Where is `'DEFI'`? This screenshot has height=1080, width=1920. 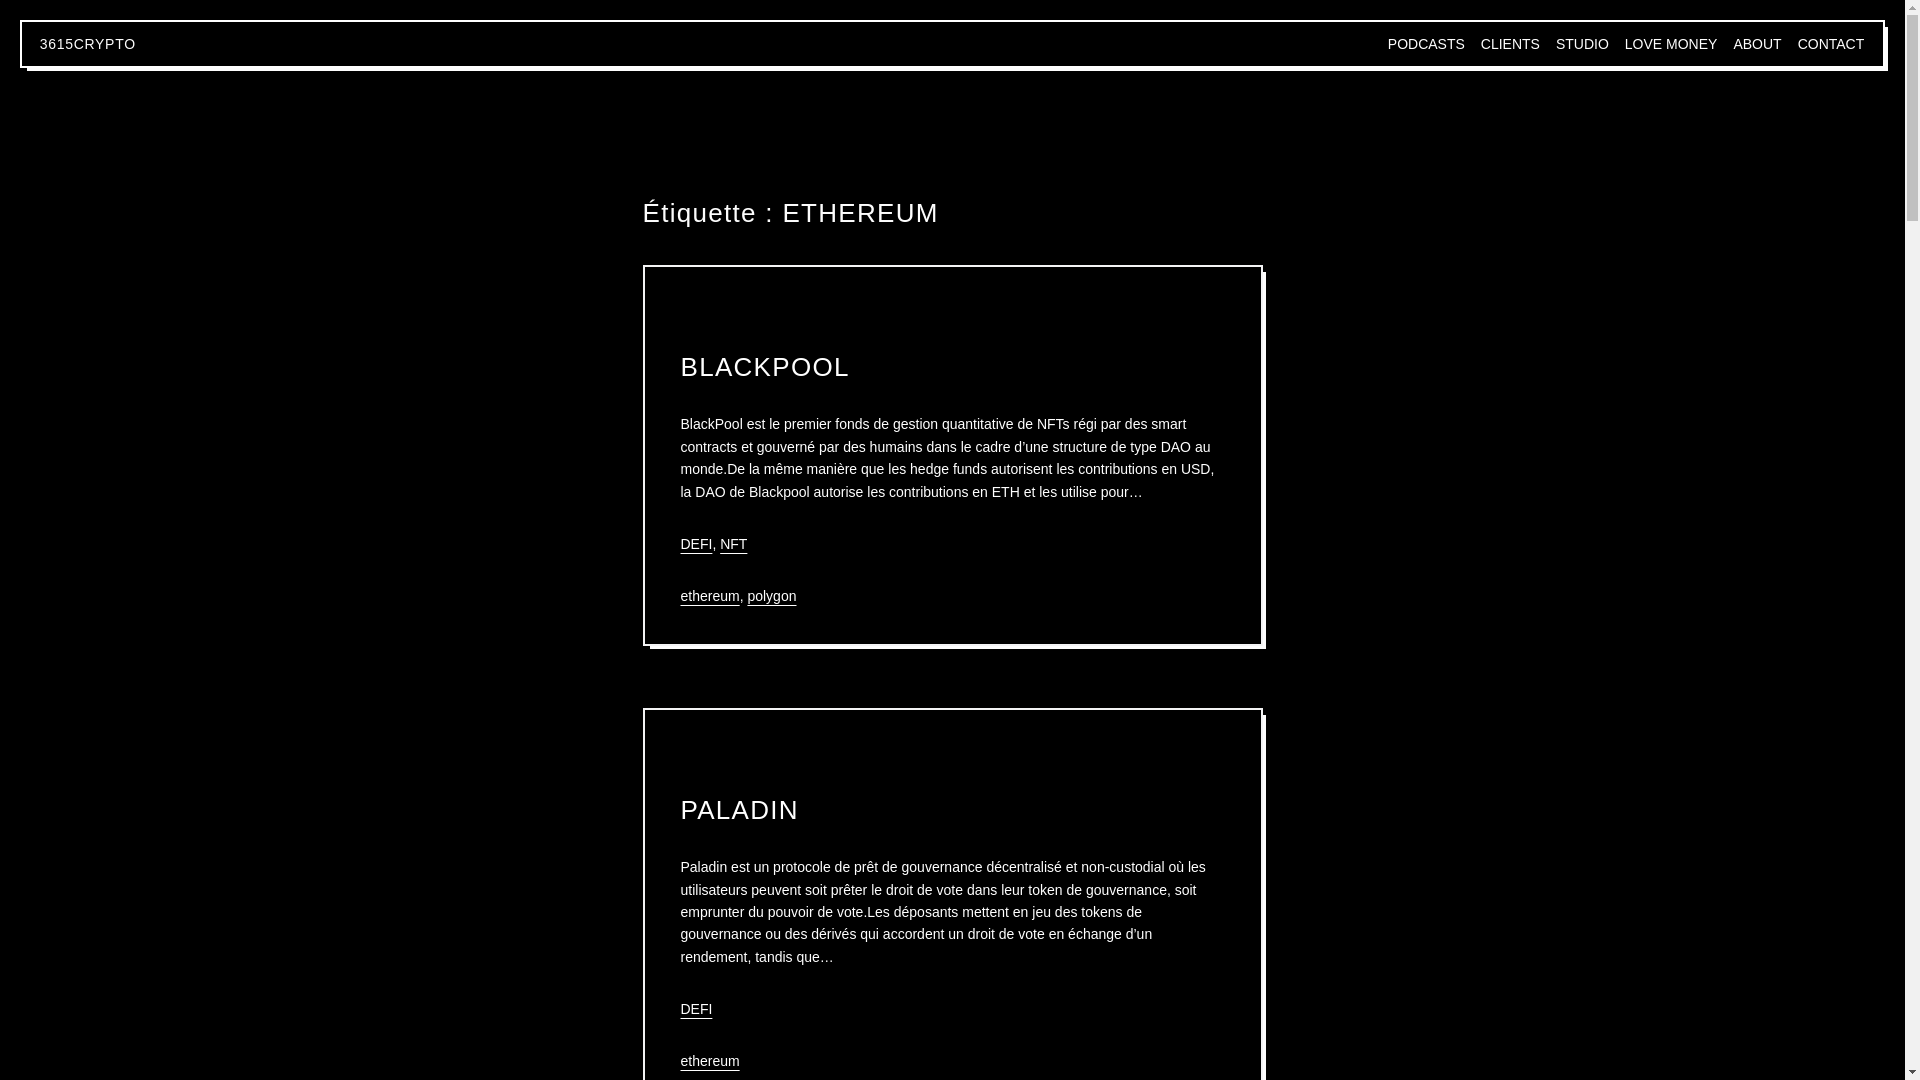 'DEFI' is located at coordinates (696, 1009).